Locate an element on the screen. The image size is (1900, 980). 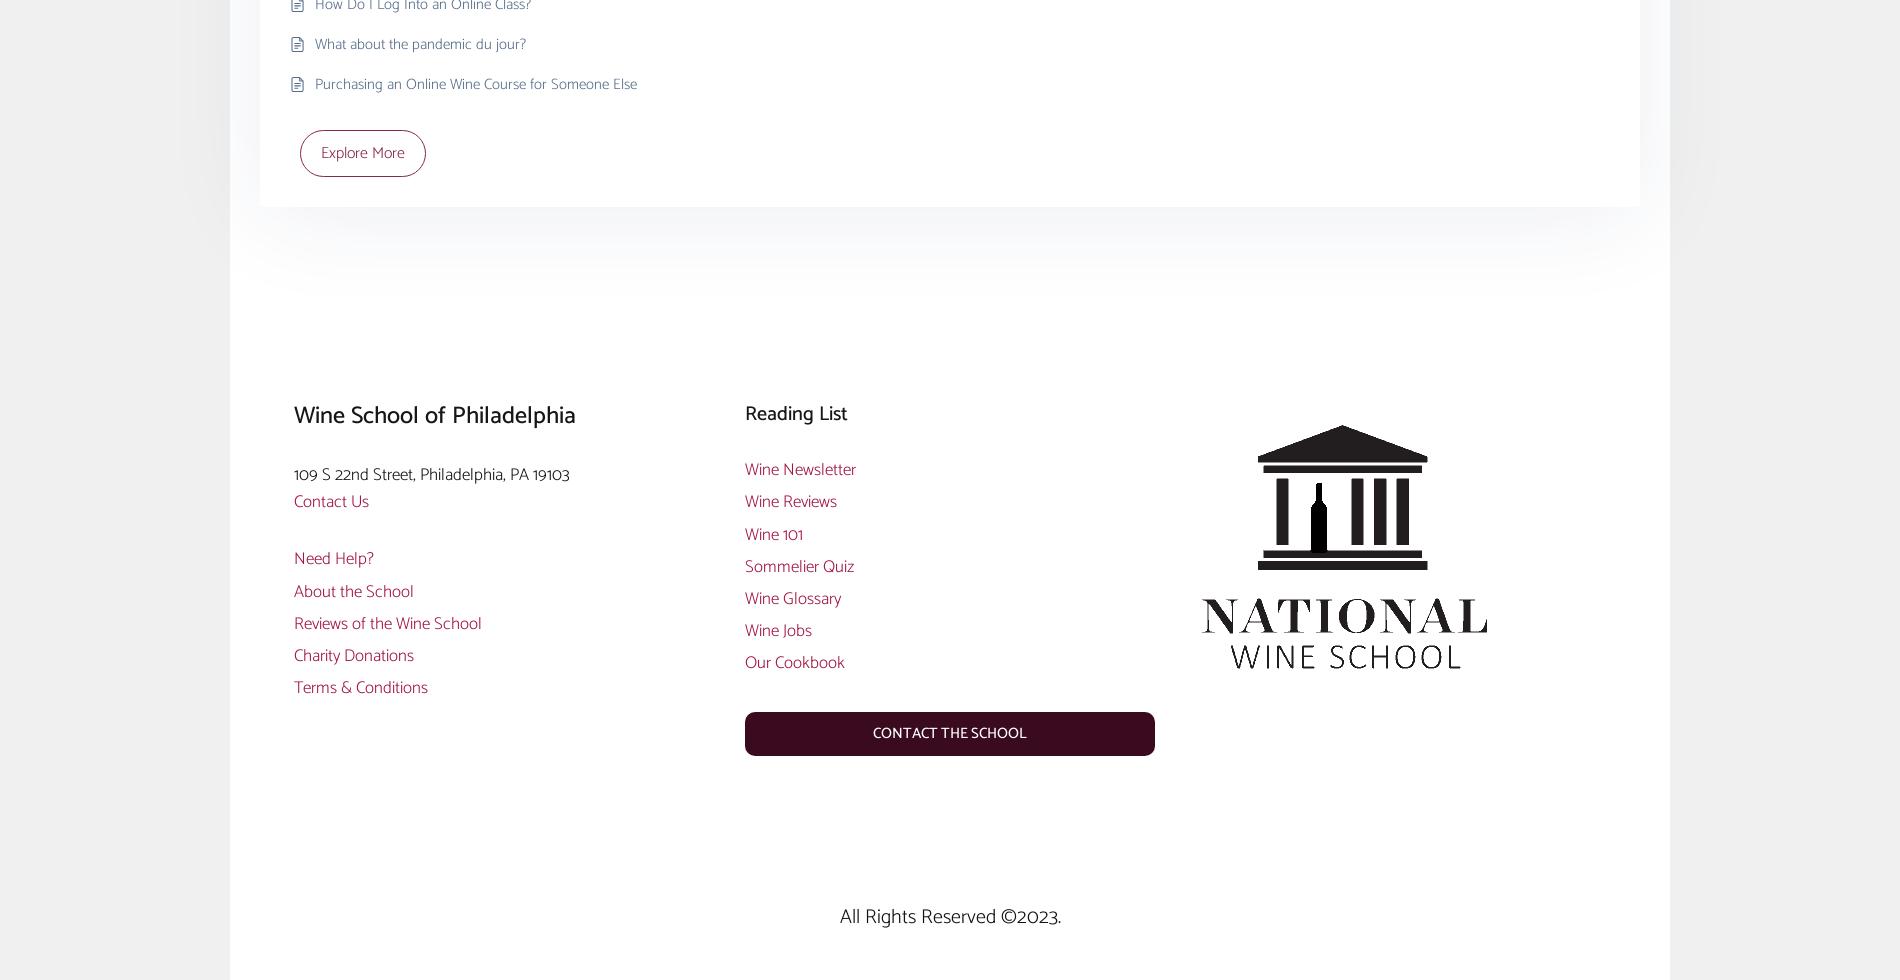
'Wine School of Philadelphia' is located at coordinates (292, 416).